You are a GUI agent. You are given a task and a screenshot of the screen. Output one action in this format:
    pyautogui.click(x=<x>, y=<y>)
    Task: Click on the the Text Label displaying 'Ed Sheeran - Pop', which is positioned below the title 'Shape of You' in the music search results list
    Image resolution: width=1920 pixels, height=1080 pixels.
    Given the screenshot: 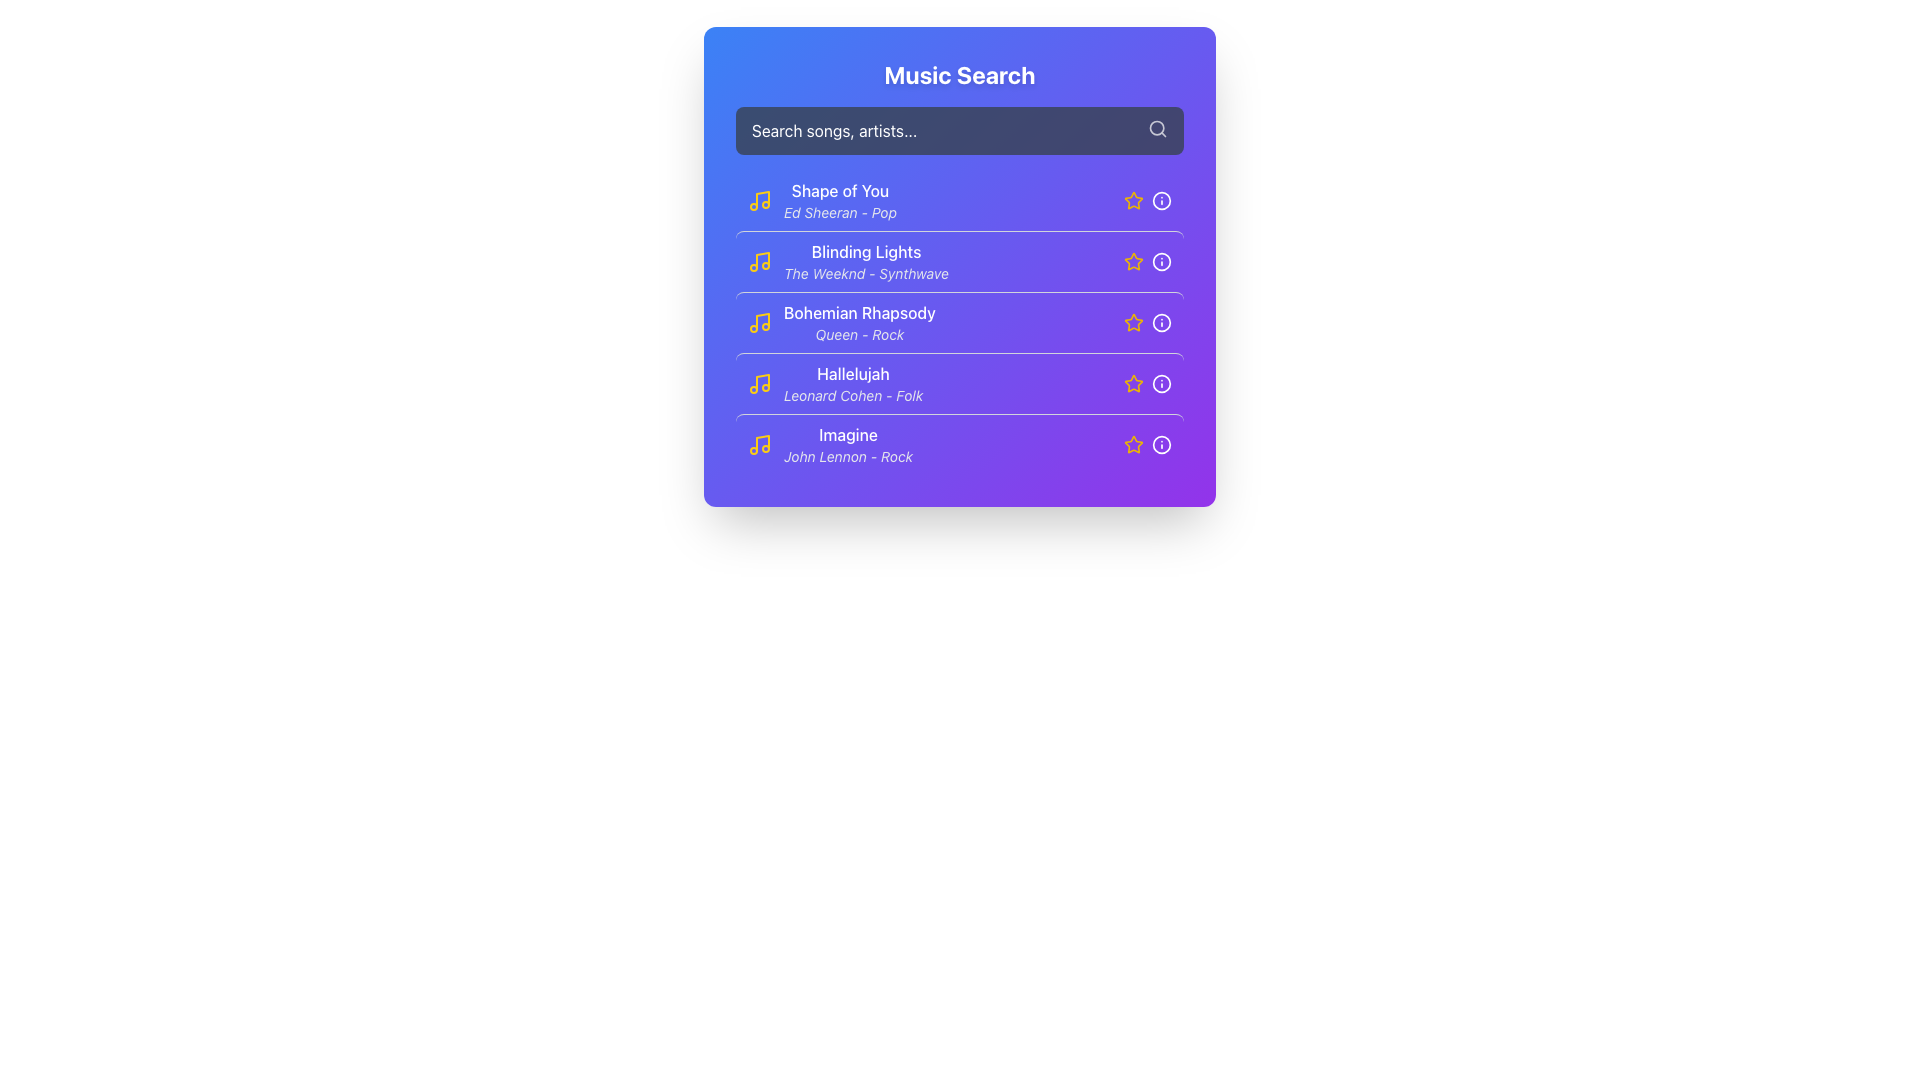 What is the action you would take?
    pyautogui.click(x=840, y=212)
    